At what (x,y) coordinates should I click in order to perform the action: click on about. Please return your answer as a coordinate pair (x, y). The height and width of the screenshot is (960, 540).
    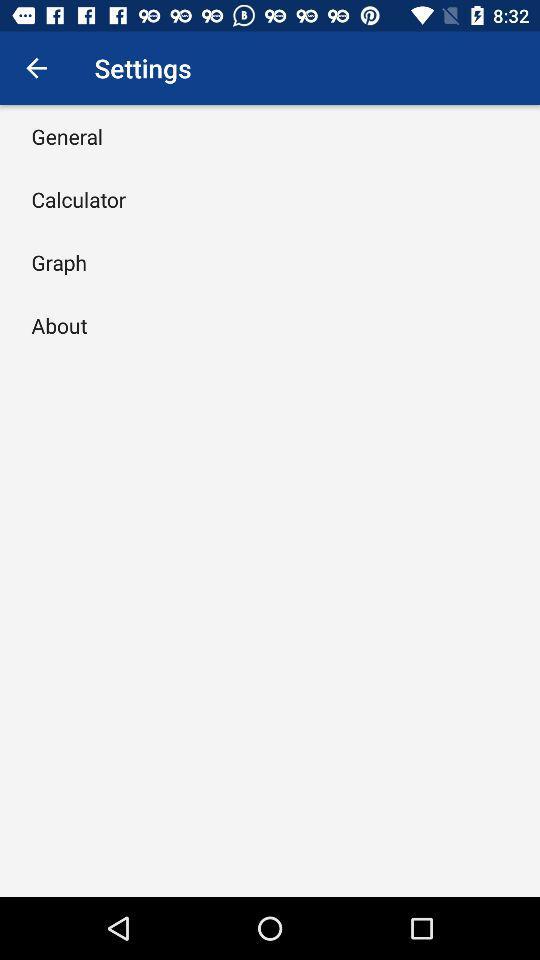
    Looking at the image, I should click on (59, 325).